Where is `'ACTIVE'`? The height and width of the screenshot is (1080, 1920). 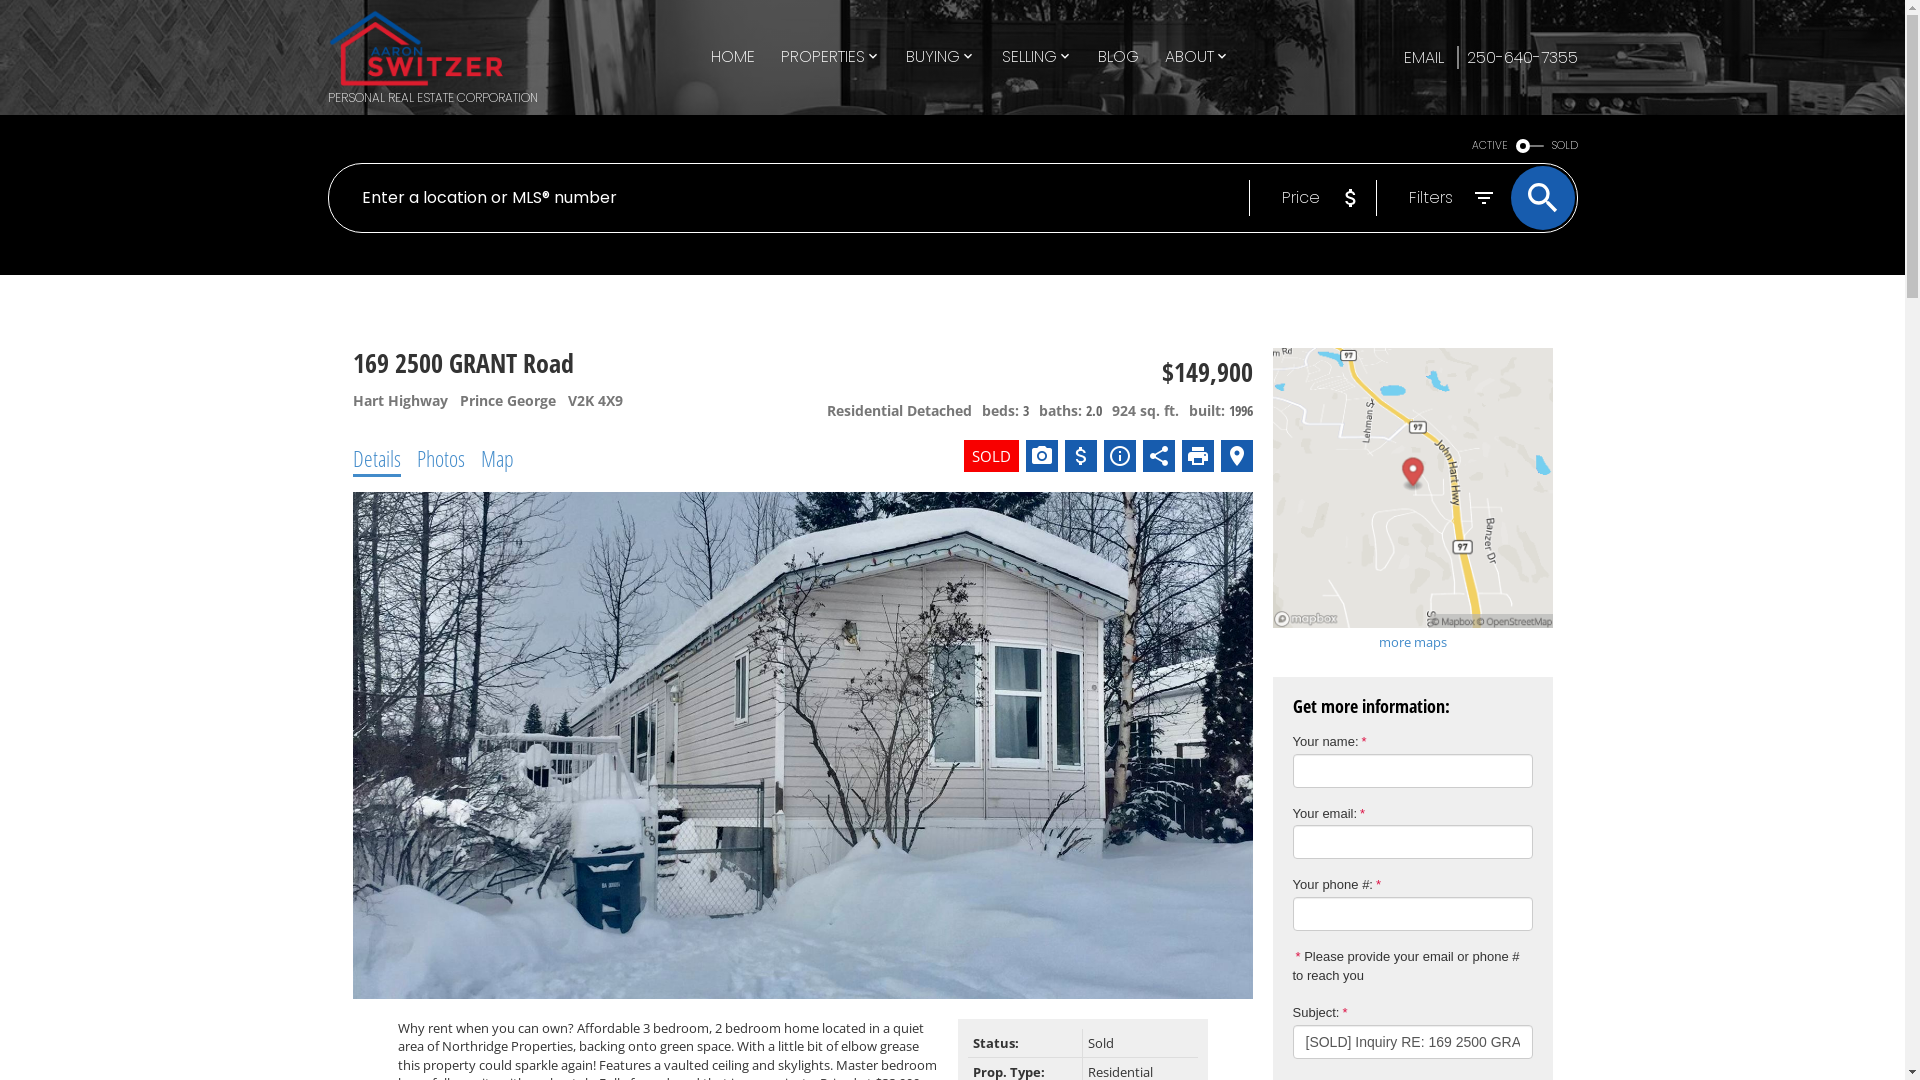
'ACTIVE' is located at coordinates (1489, 144).